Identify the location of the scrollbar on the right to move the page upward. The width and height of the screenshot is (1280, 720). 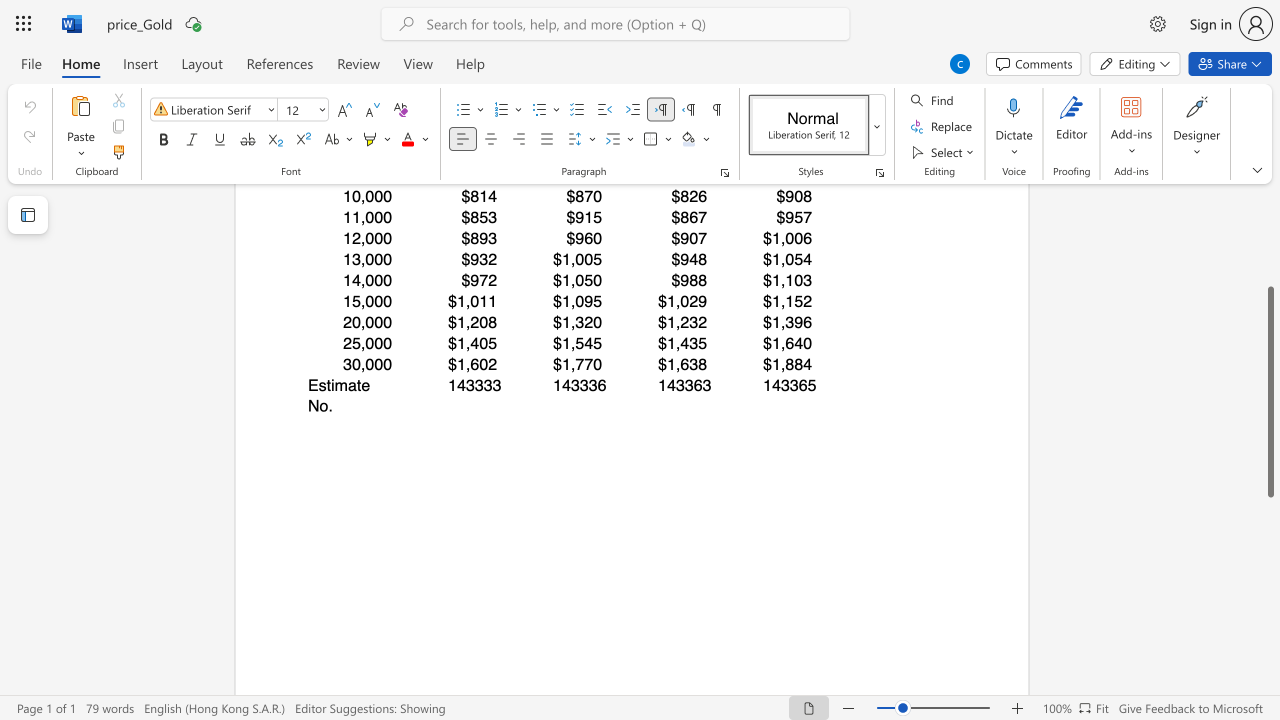
(1269, 220).